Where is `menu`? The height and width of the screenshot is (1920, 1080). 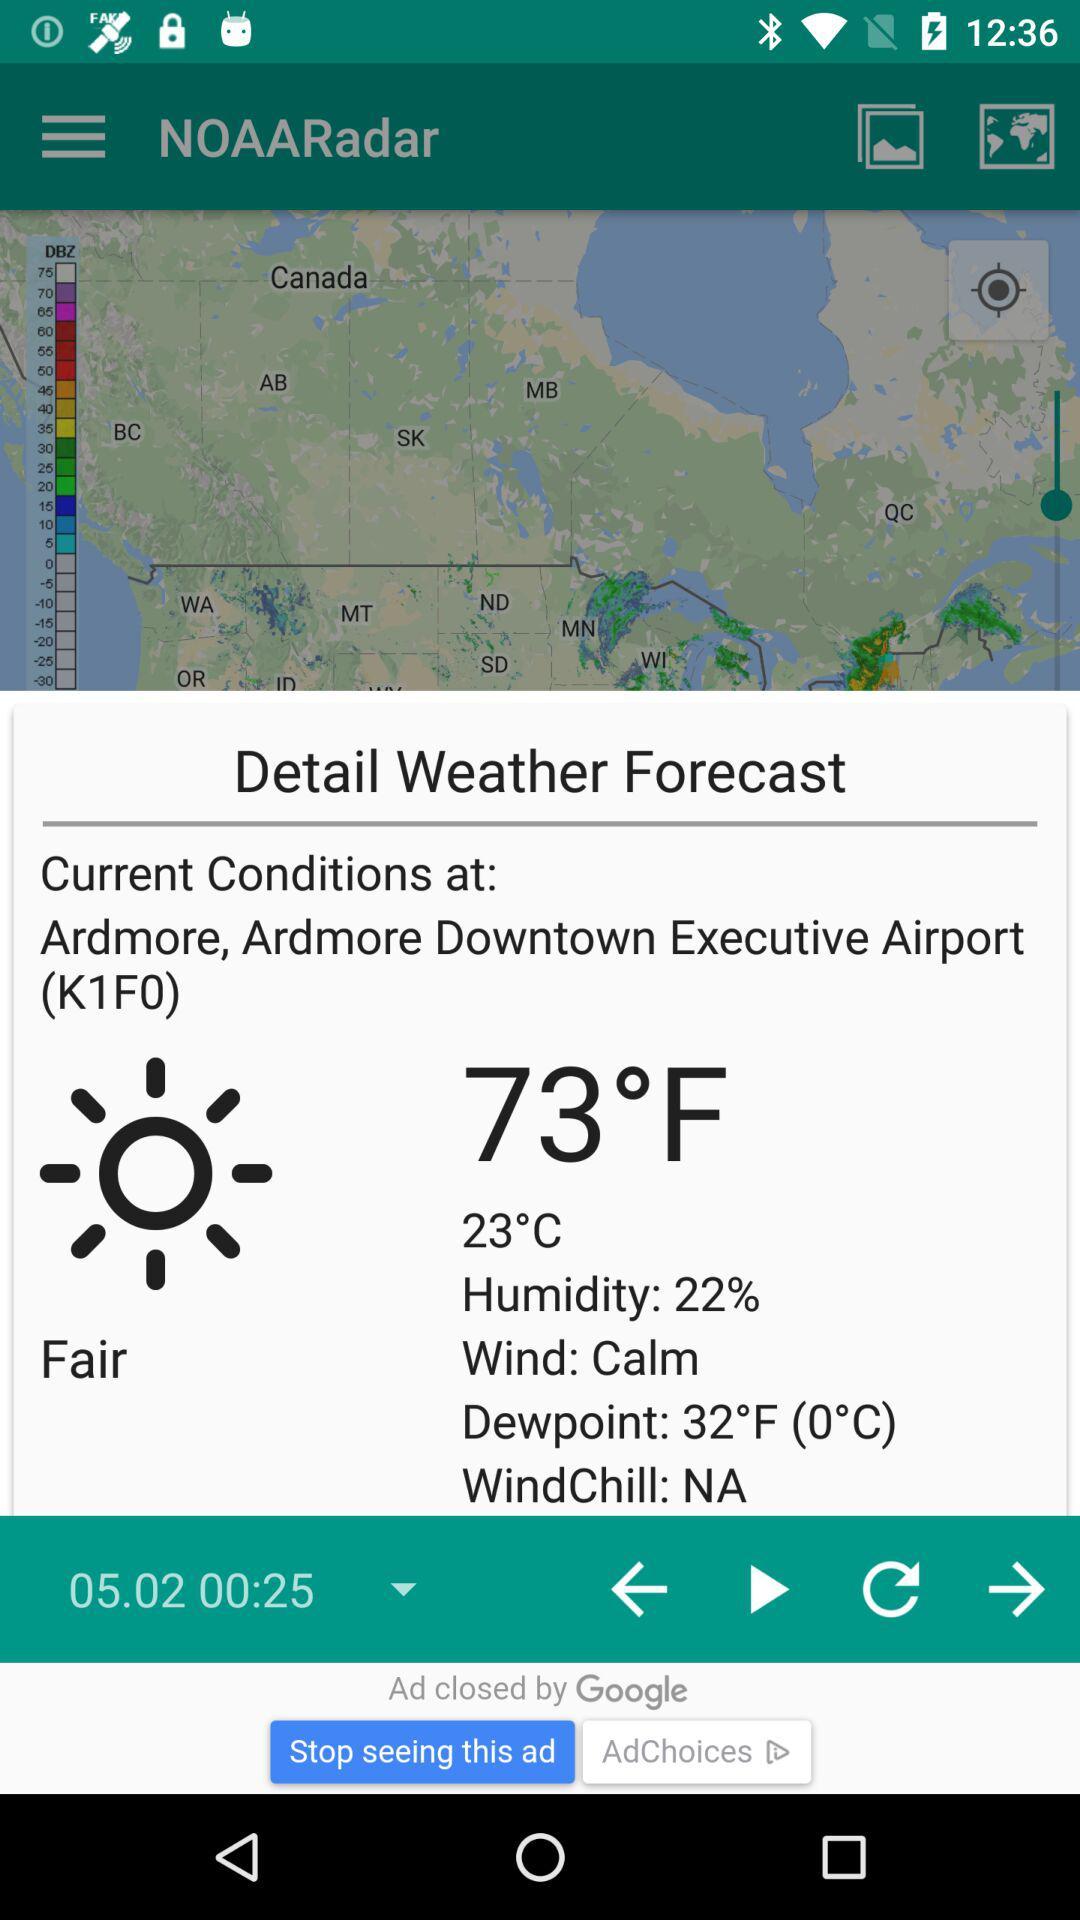 menu is located at coordinates (72, 135).